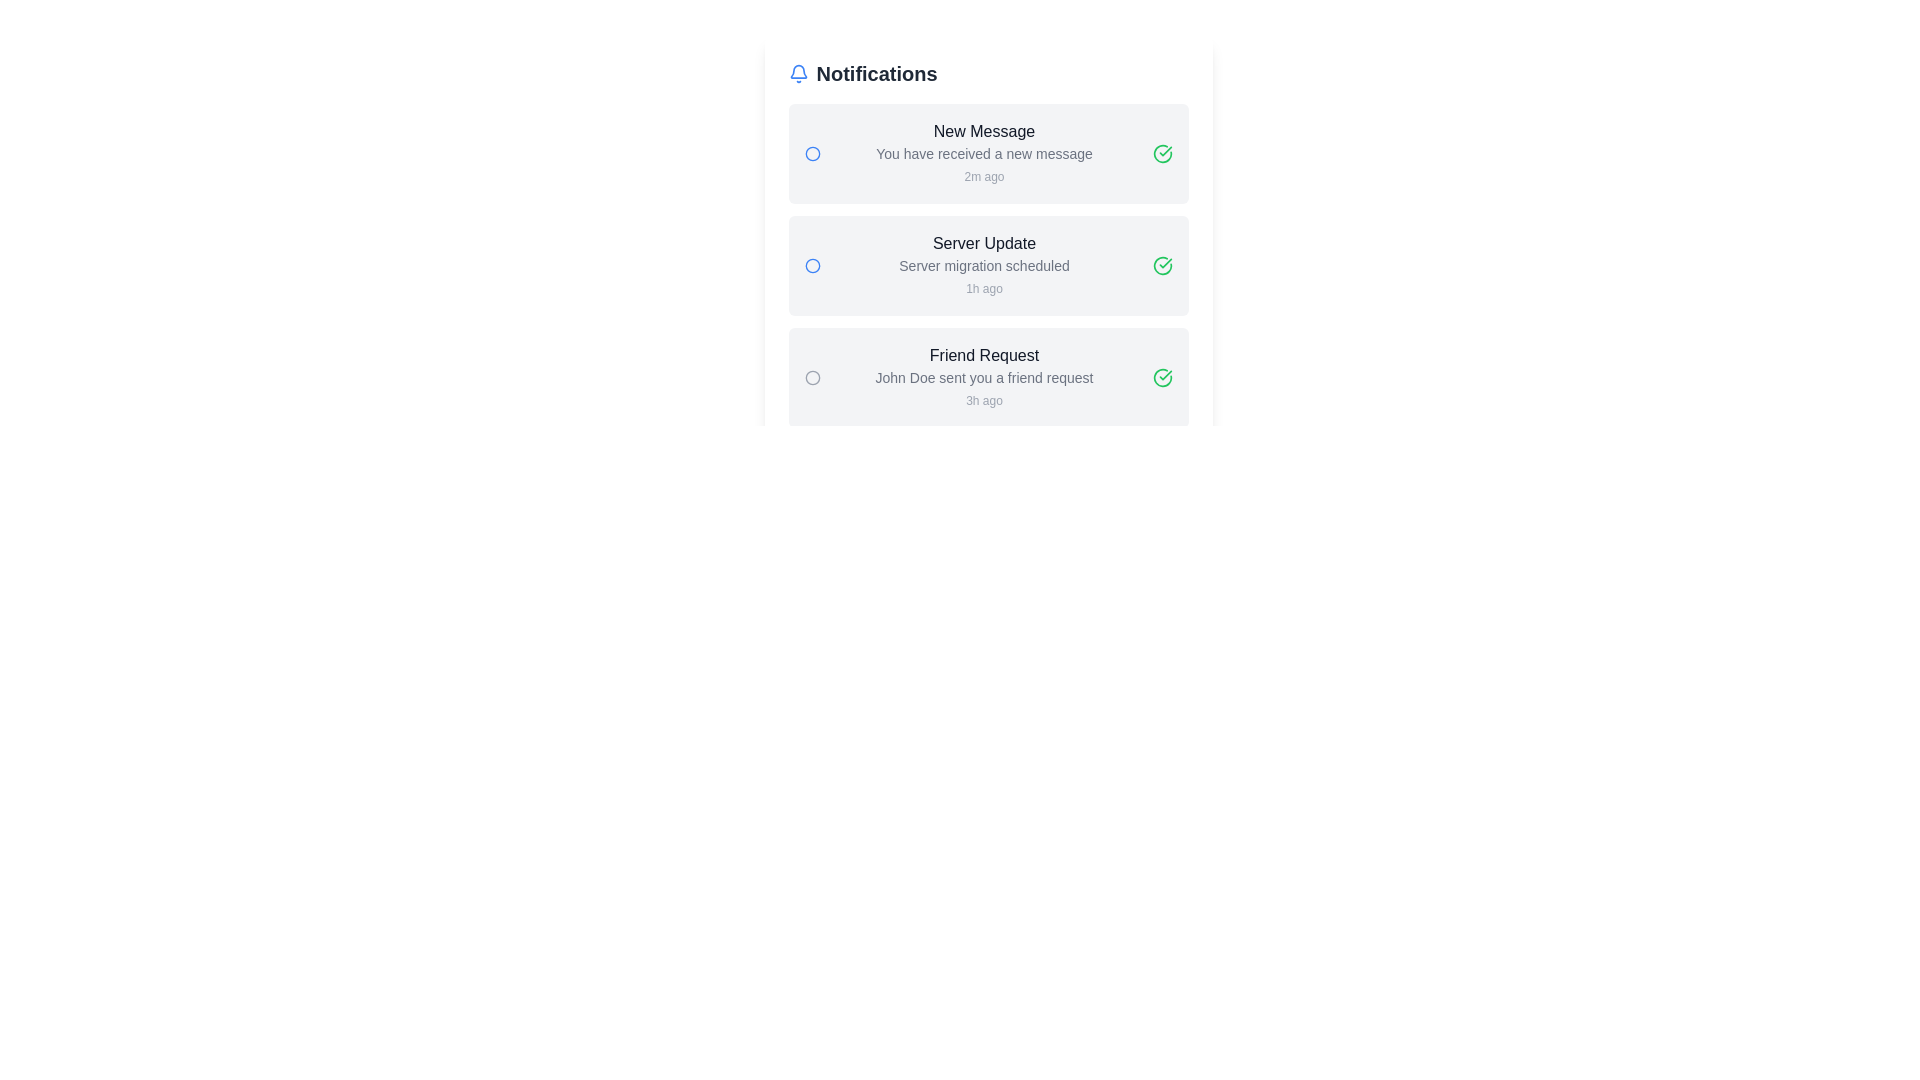  What do you see at coordinates (984, 378) in the screenshot?
I see `the Static Text that conveys the details of the notification stating that John Doe has sent a friend request, located within the 'Friend Request' notification card` at bounding box center [984, 378].